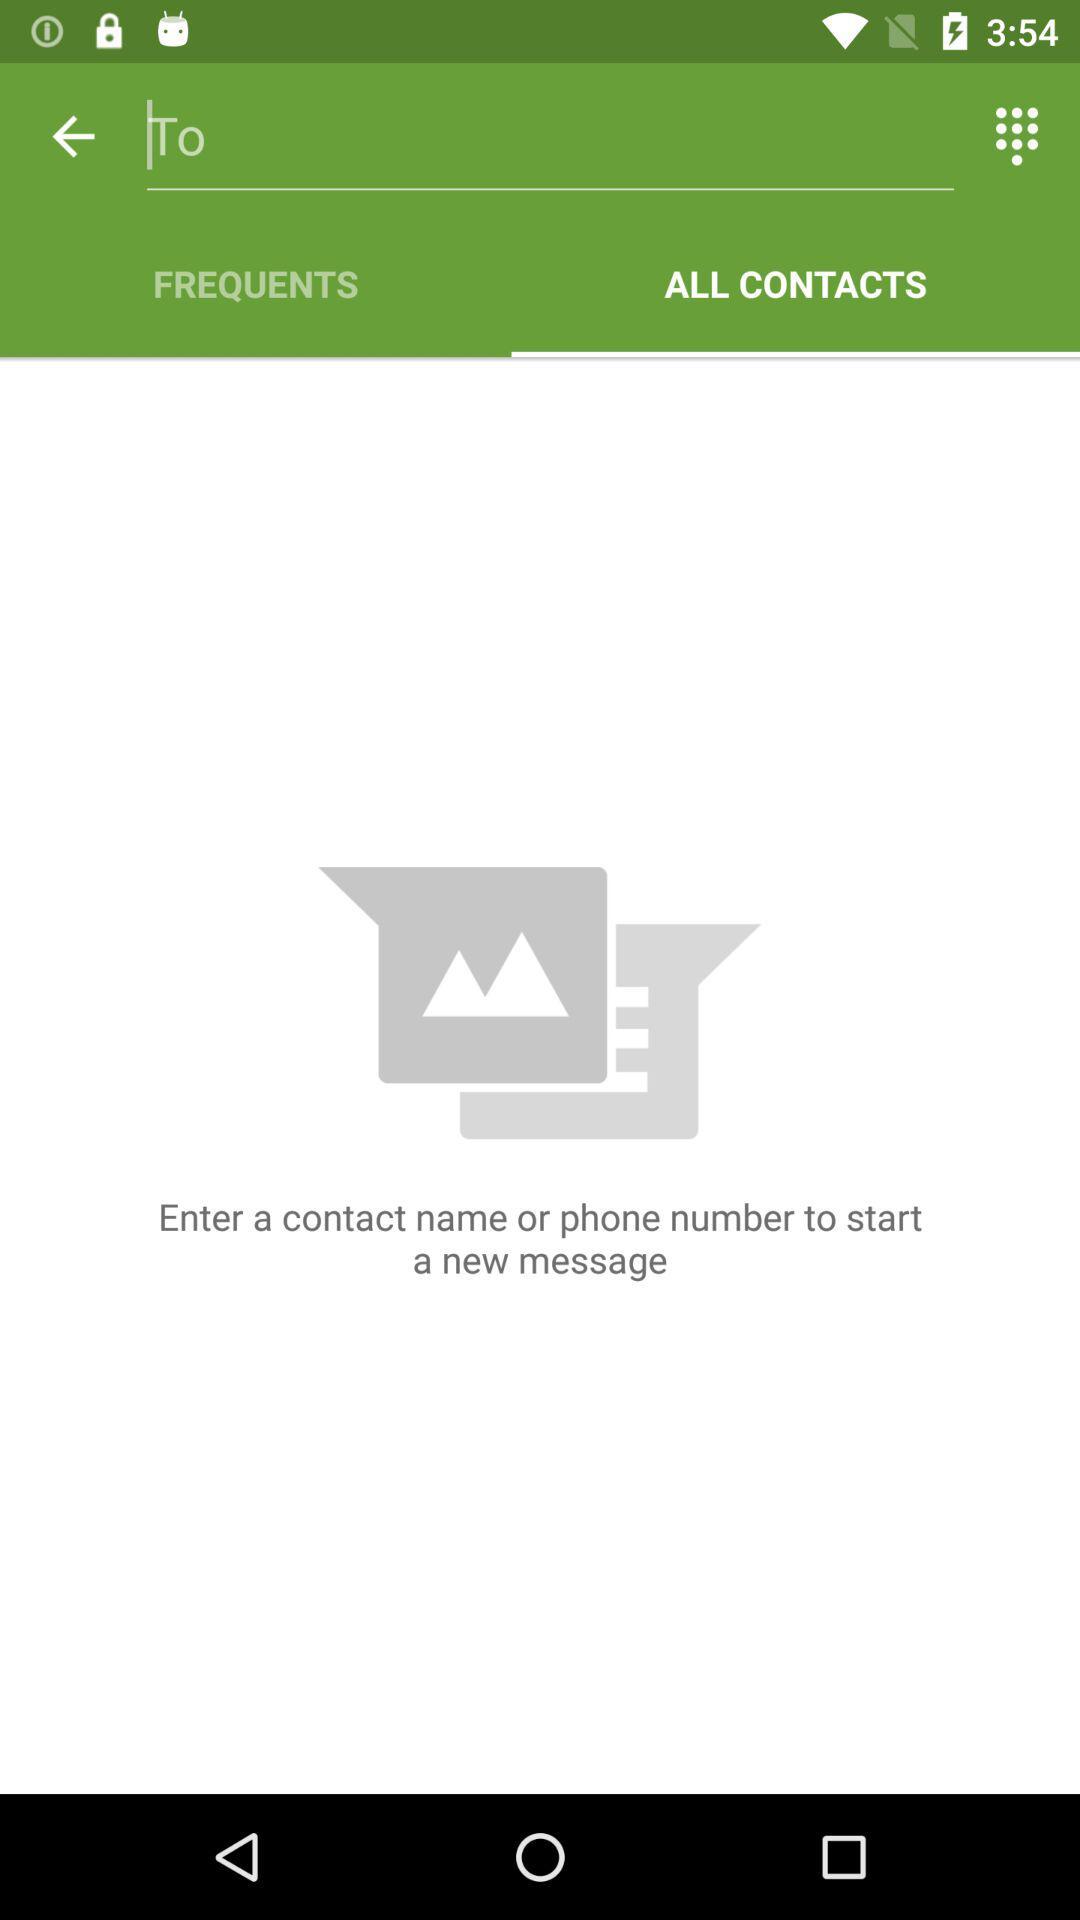 This screenshot has height=1920, width=1080. Describe the element at coordinates (794, 282) in the screenshot. I see `the app next to the frequents icon` at that location.